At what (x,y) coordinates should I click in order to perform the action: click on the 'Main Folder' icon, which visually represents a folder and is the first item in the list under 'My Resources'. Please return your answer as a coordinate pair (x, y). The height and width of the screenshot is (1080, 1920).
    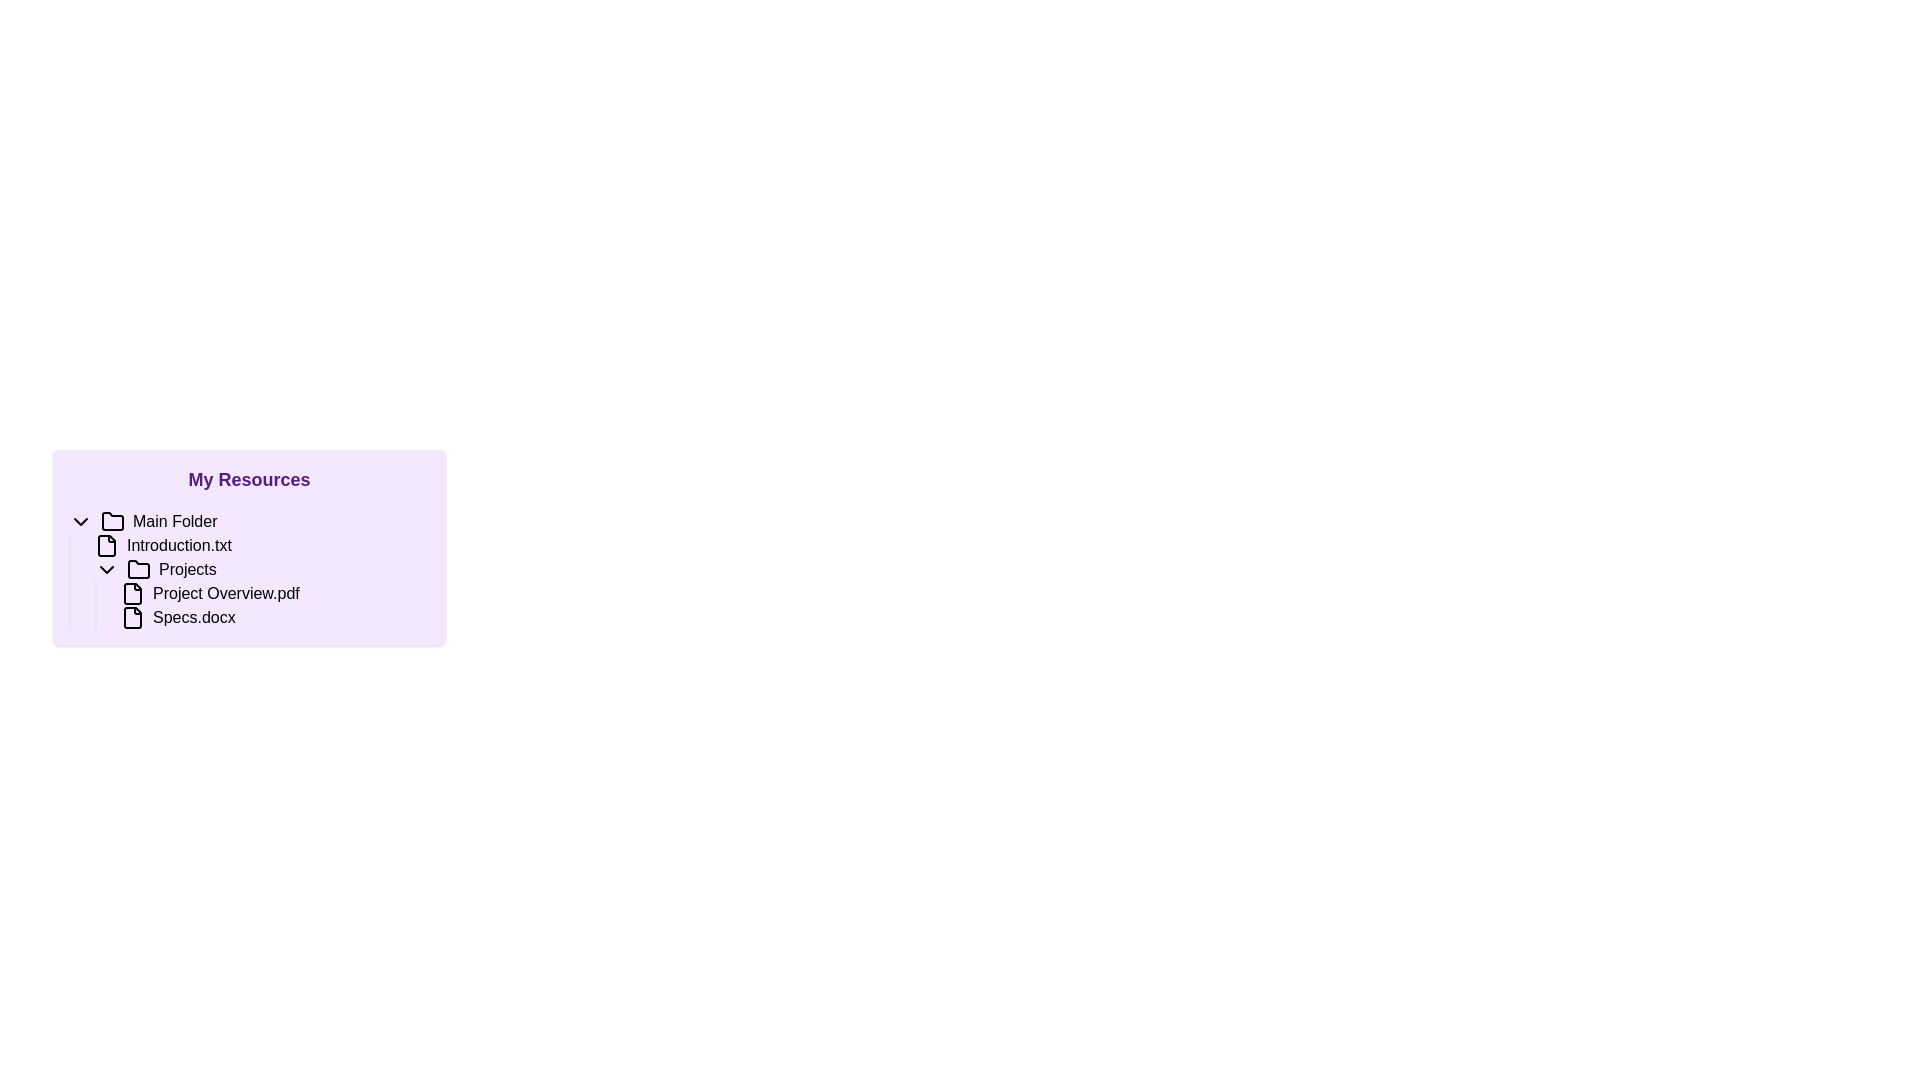
    Looking at the image, I should click on (112, 520).